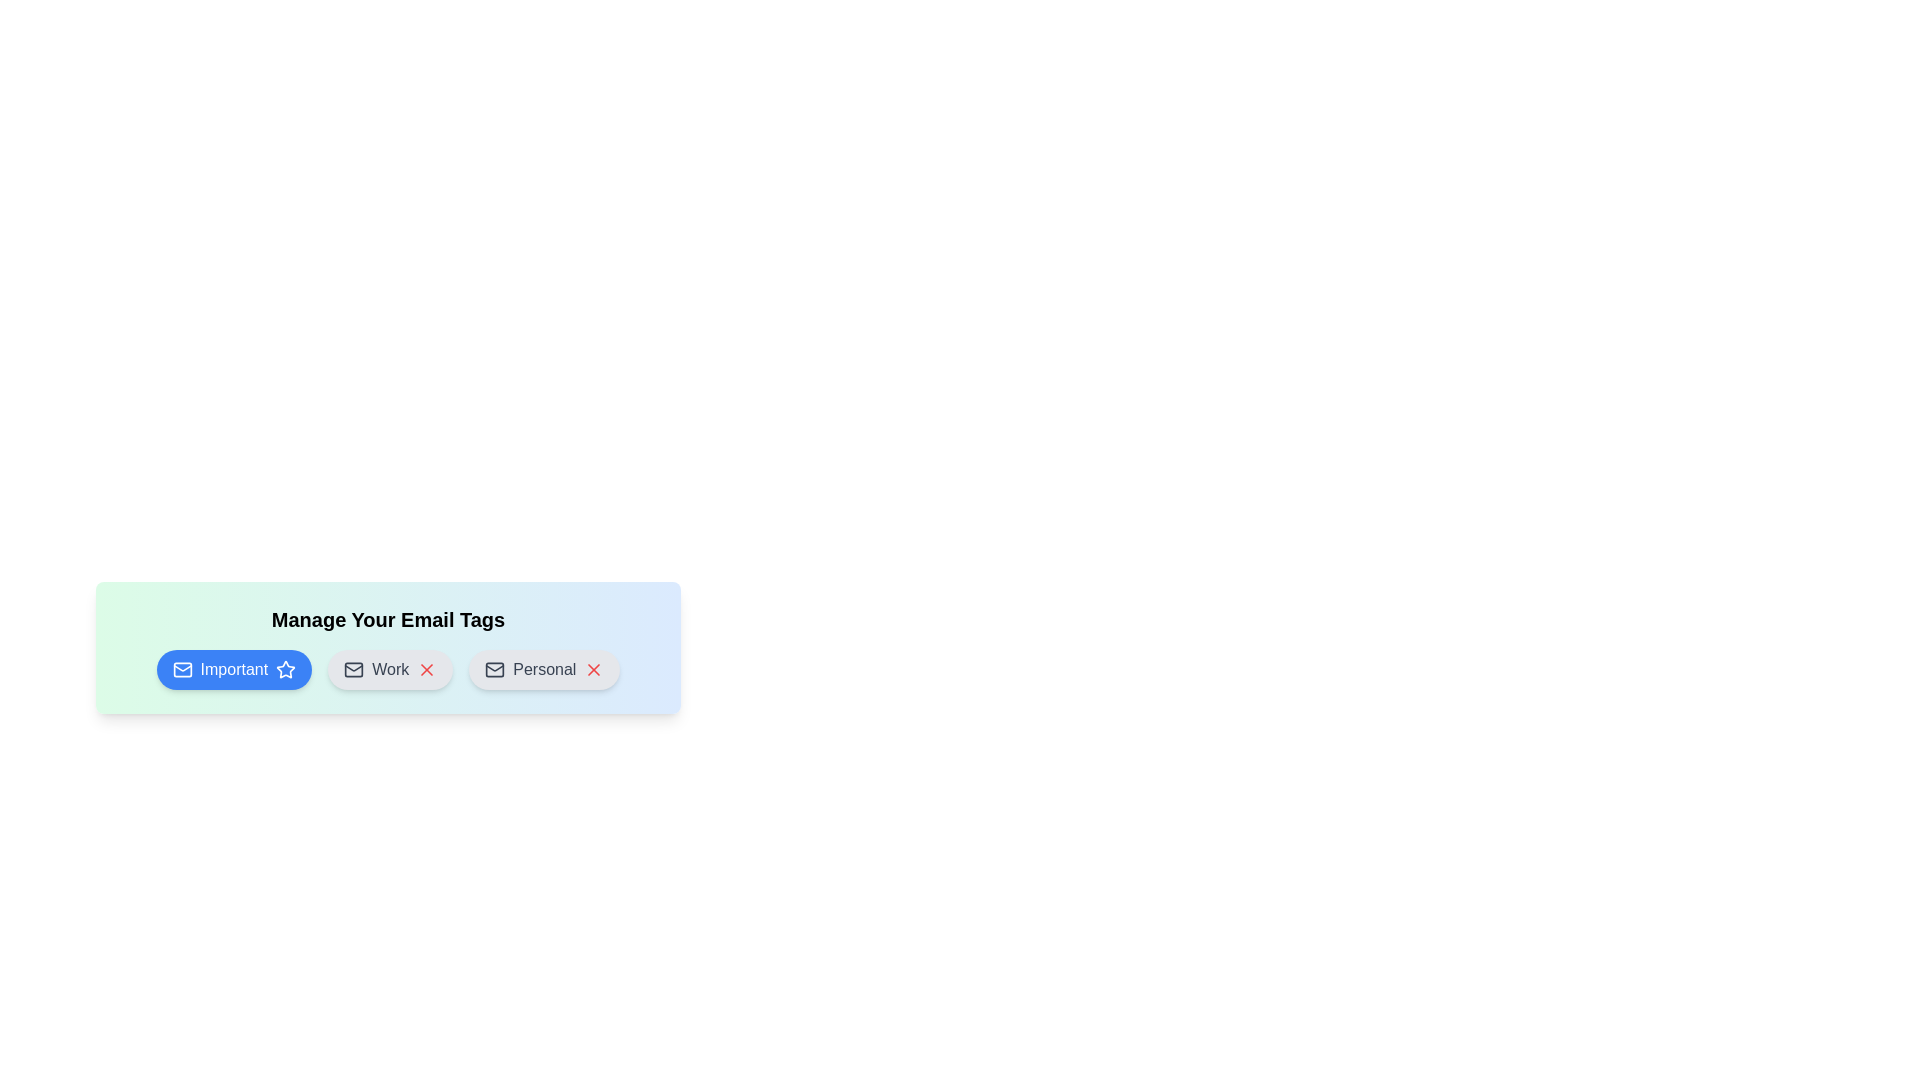  Describe the element at coordinates (544, 670) in the screenshot. I see `the tag Personal to see its hover effect` at that location.